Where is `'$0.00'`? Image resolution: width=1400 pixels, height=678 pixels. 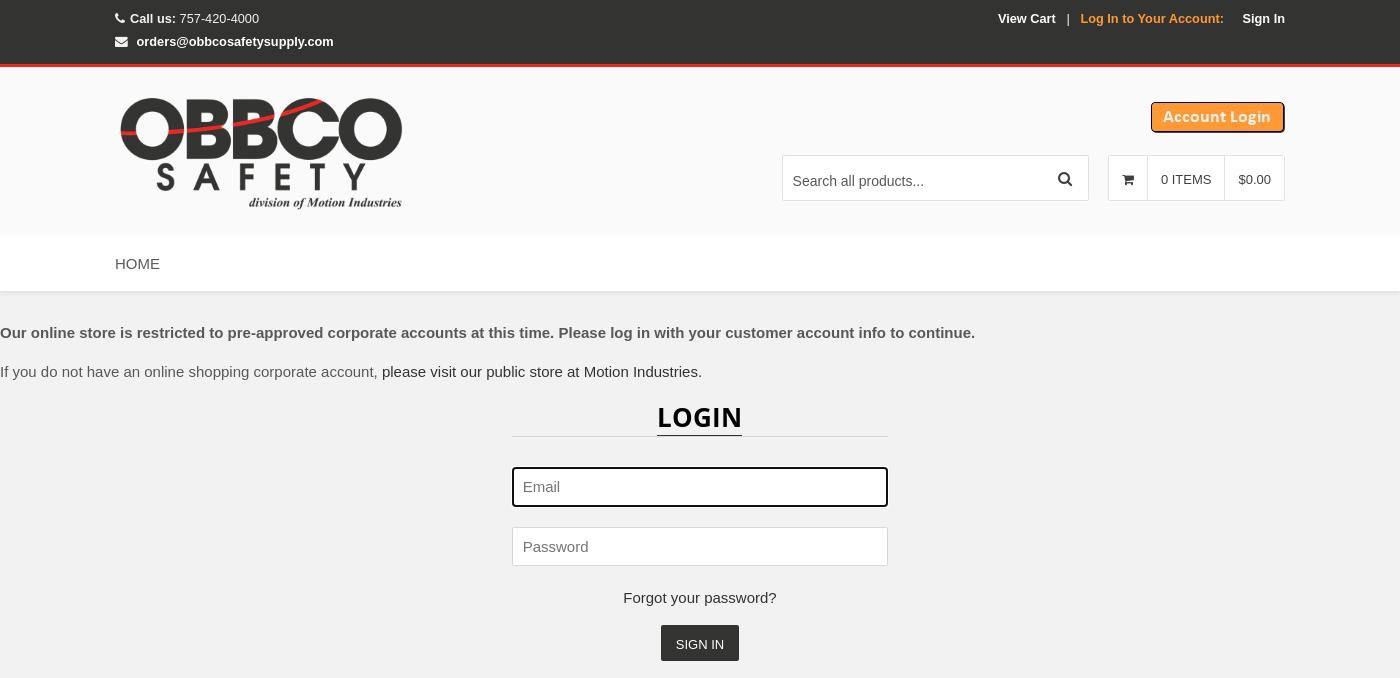
'$0.00' is located at coordinates (1254, 179).